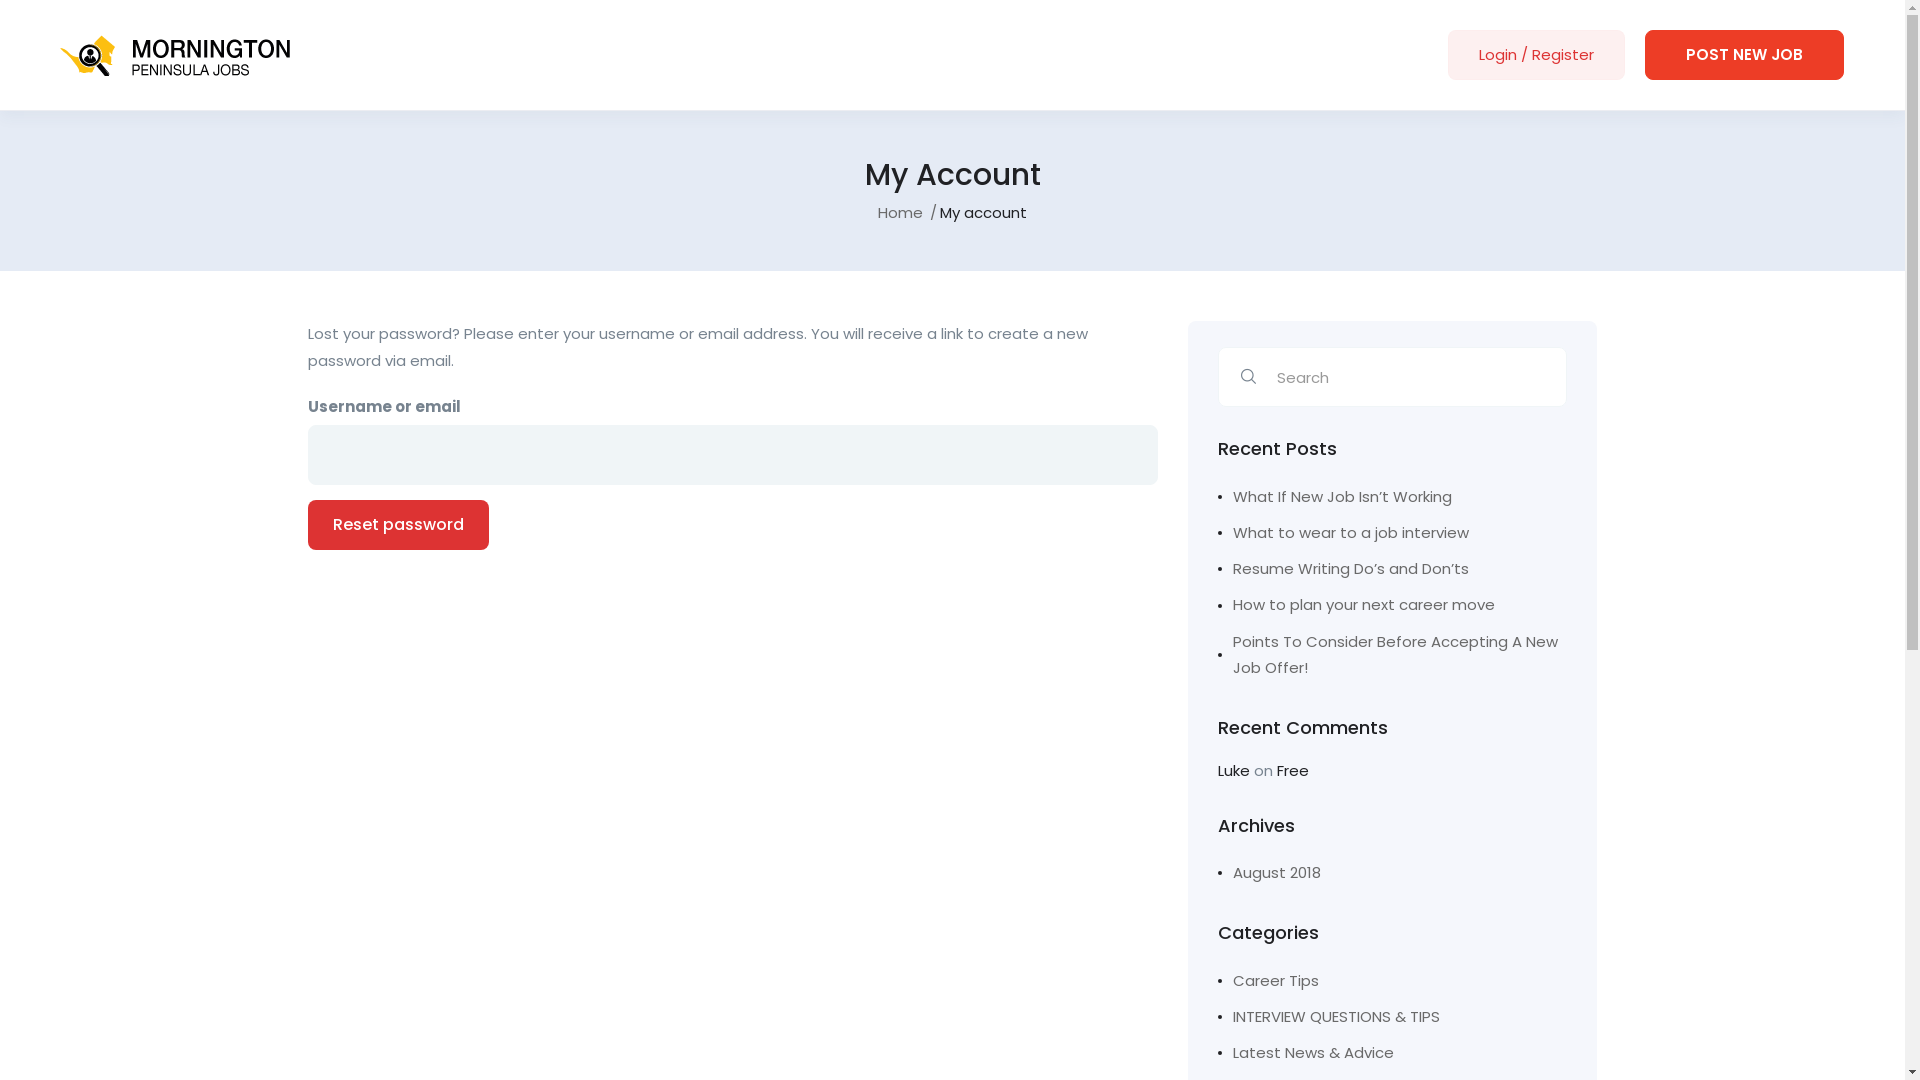  I want to click on 'Home', so click(899, 212).